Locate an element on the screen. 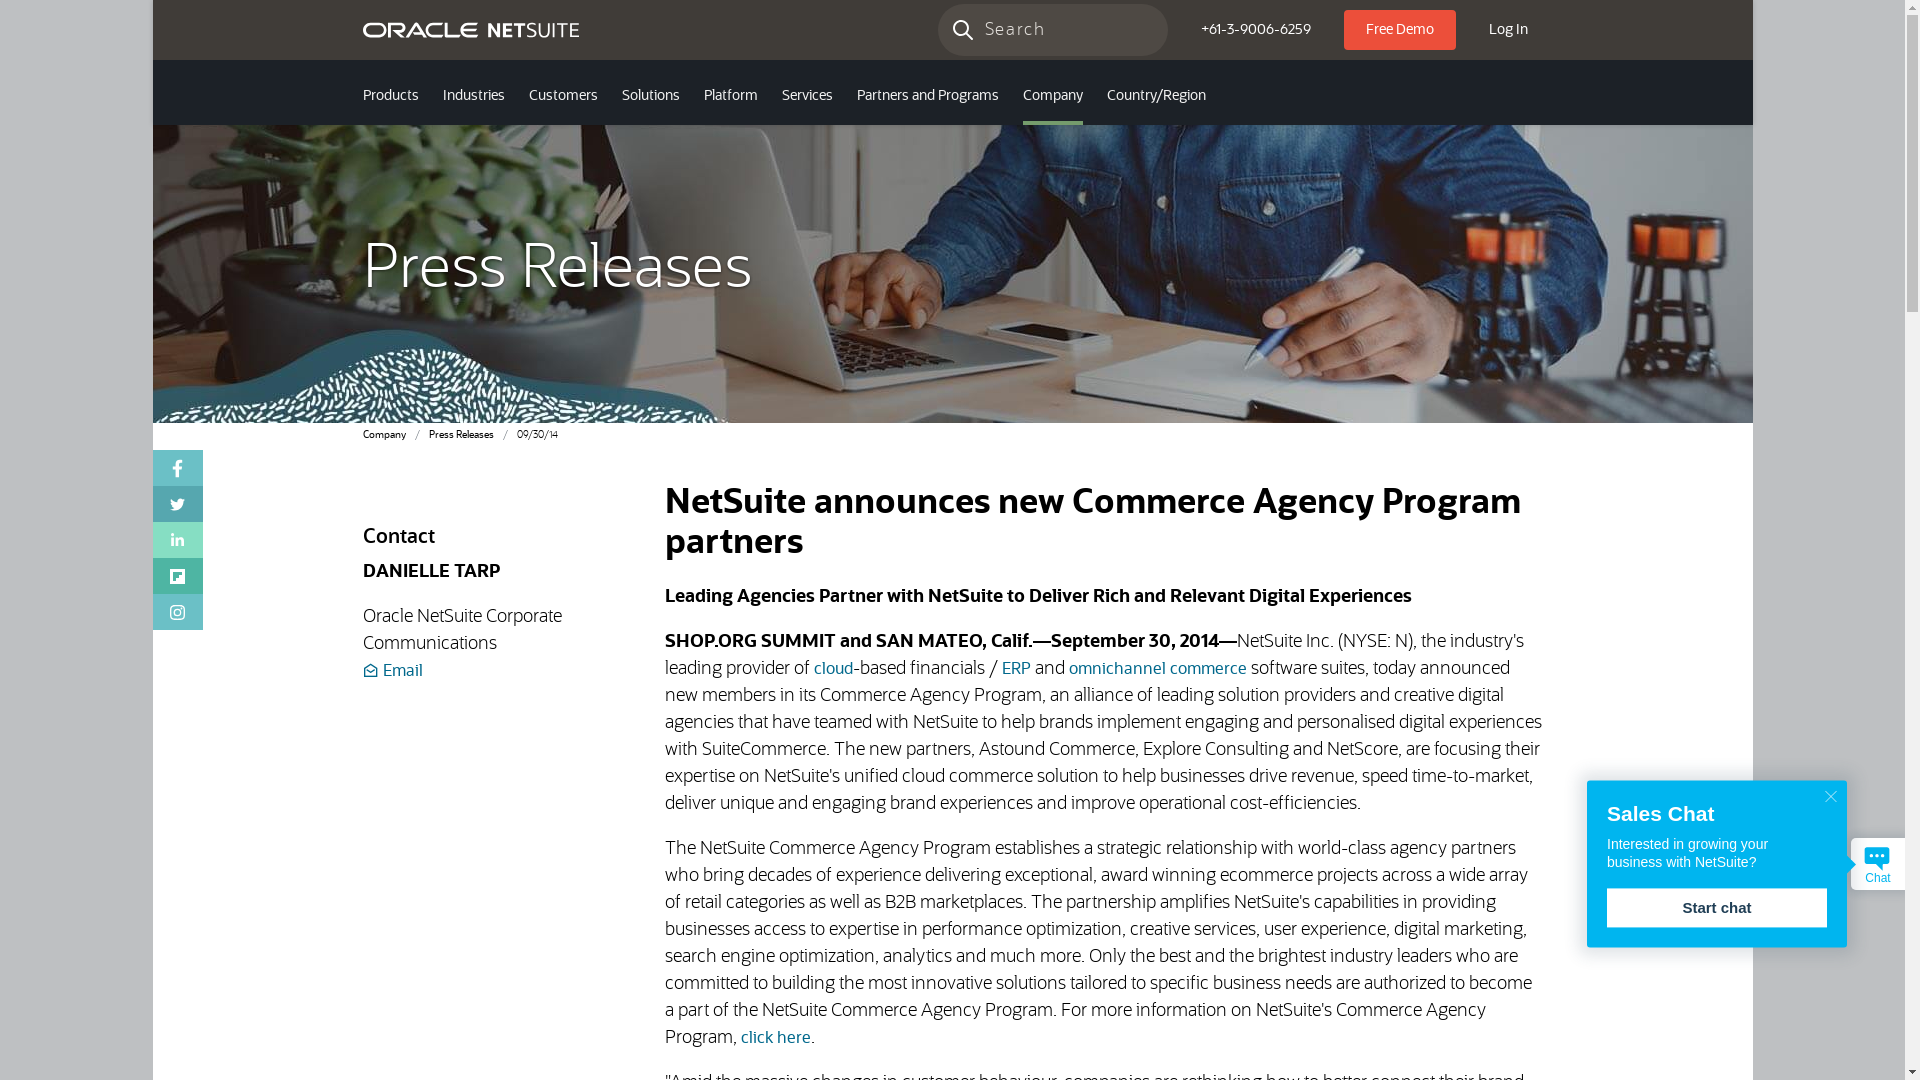  'Chat' is located at coordinates (1876, 862).